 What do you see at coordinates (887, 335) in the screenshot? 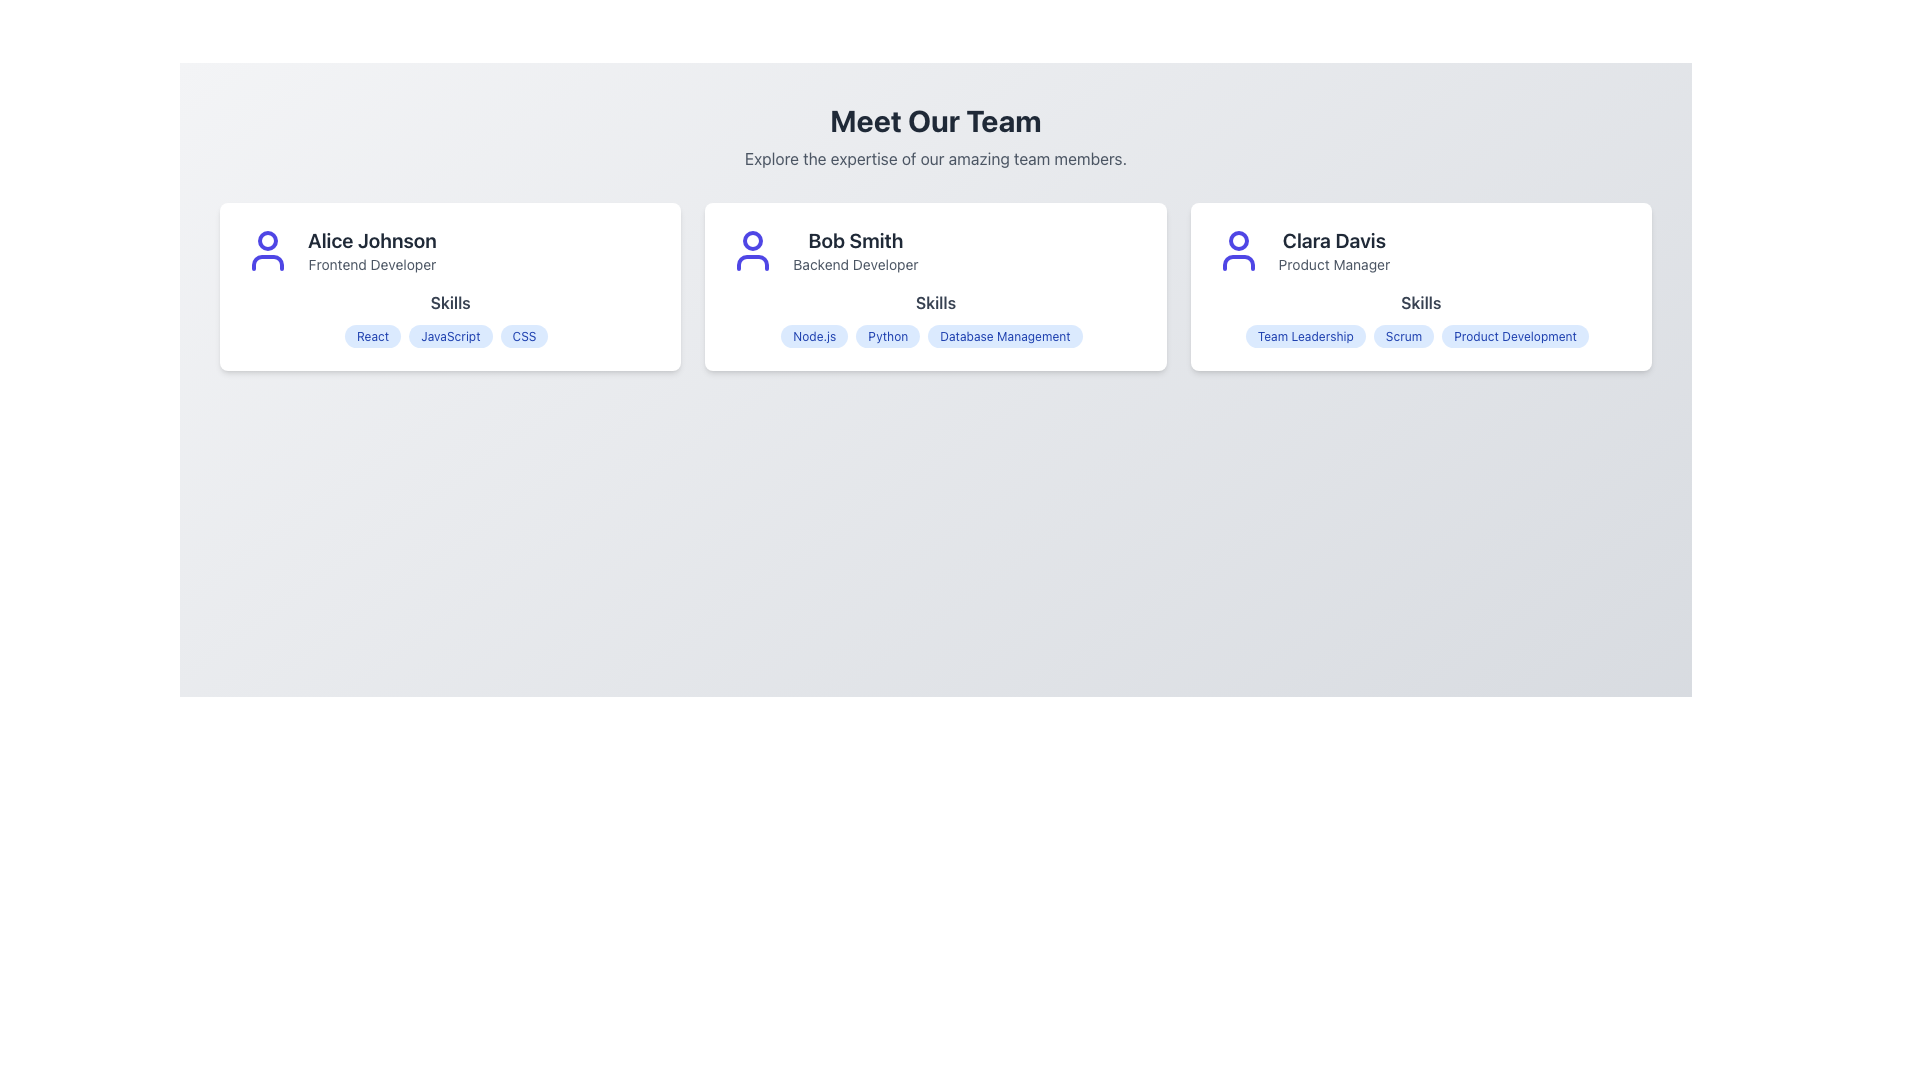
I see `the 'Python' skill badge associated with Bob Smith in the Skills section of his profile card` at bounding box center [887, 335].